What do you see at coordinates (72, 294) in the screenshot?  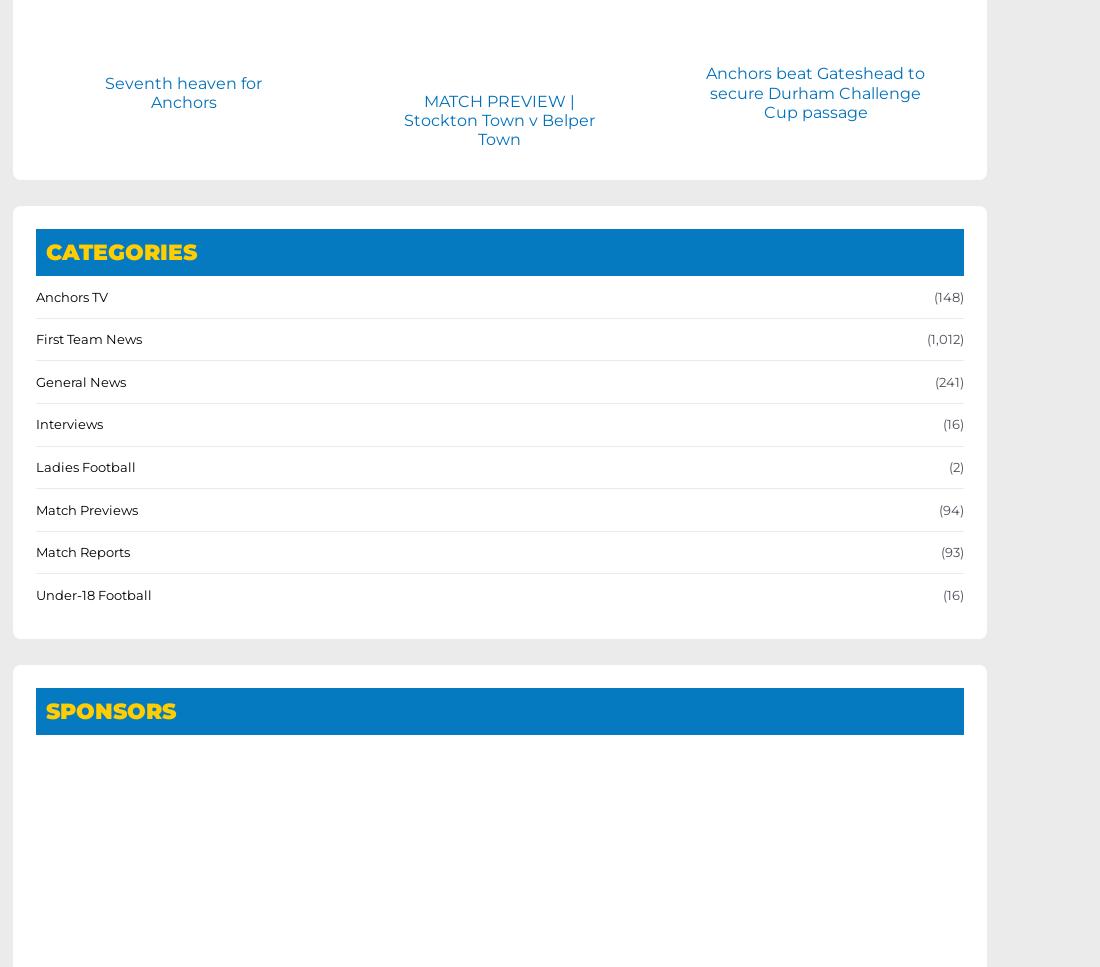 I see `'Anchors TV'` at bounding box center [72, 294].